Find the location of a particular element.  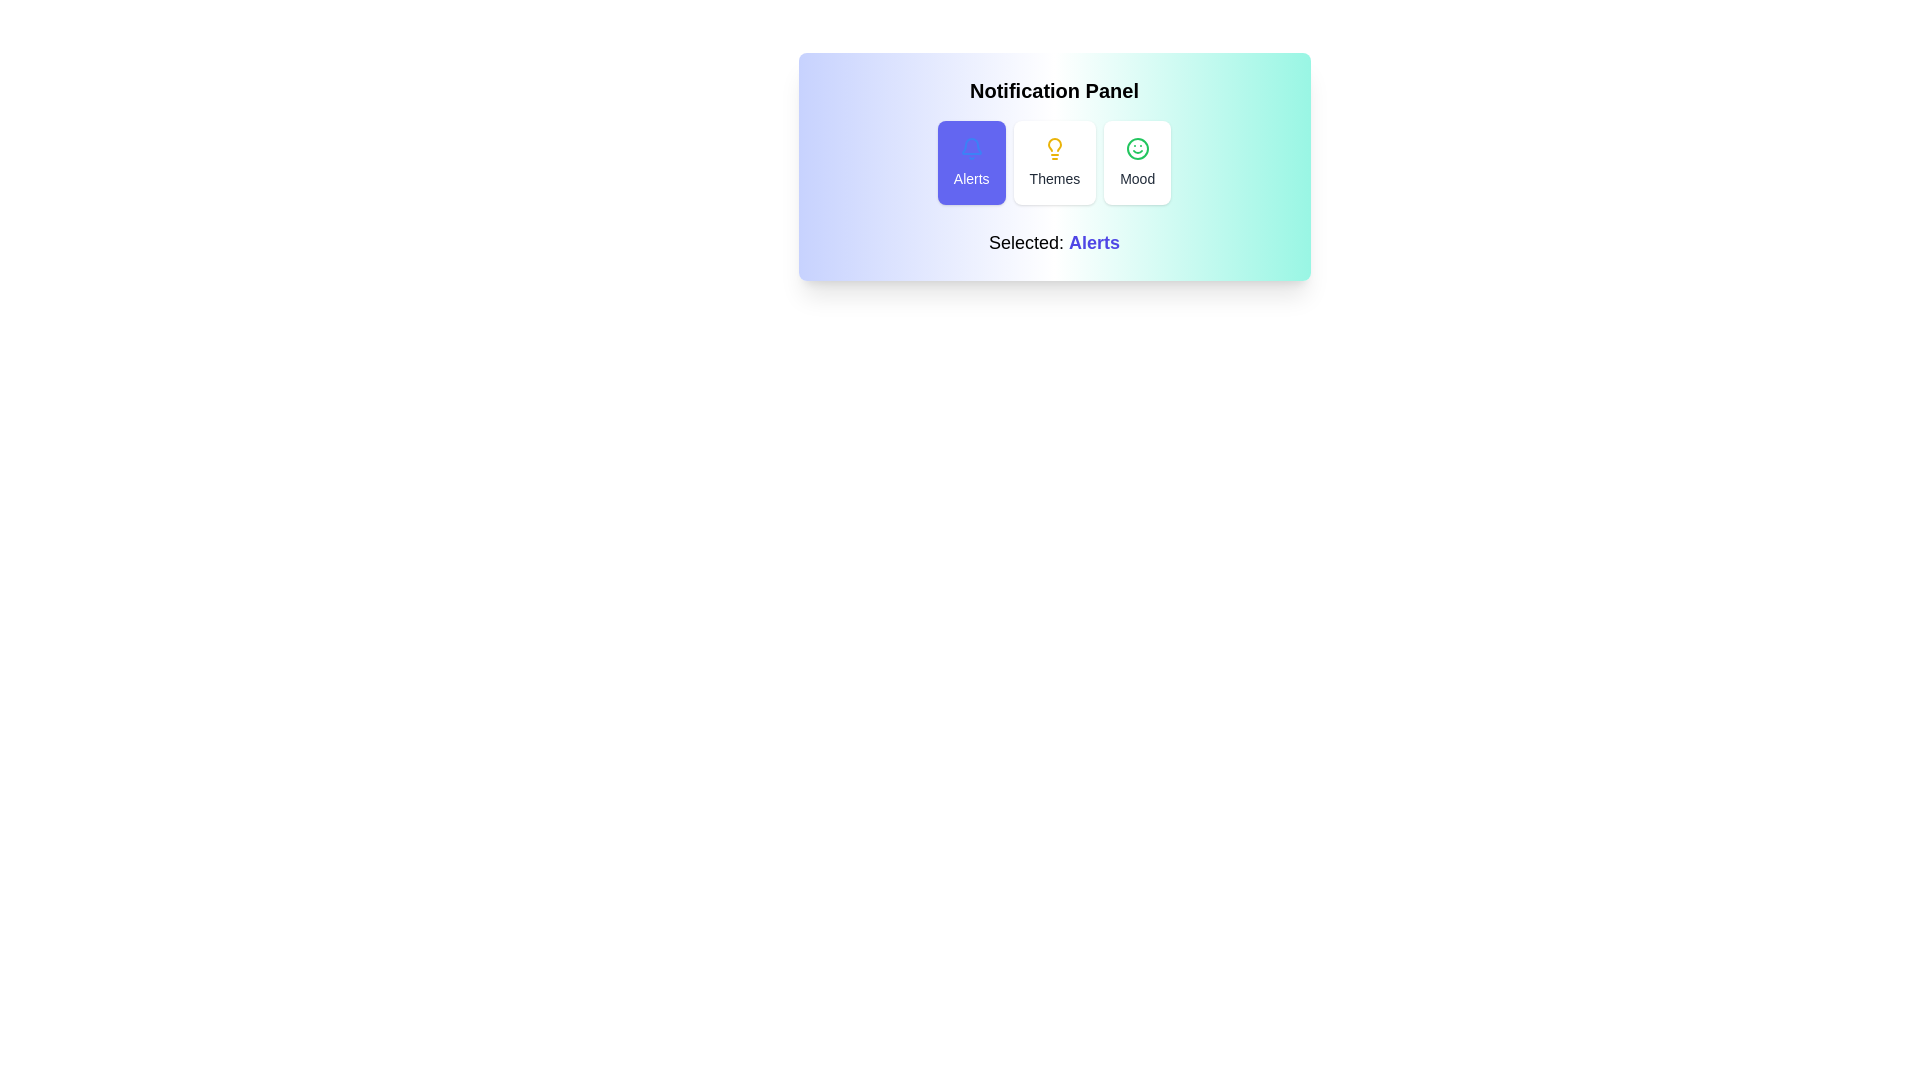

the Mood button in the notification panel is located at coordinates (1137, 161).